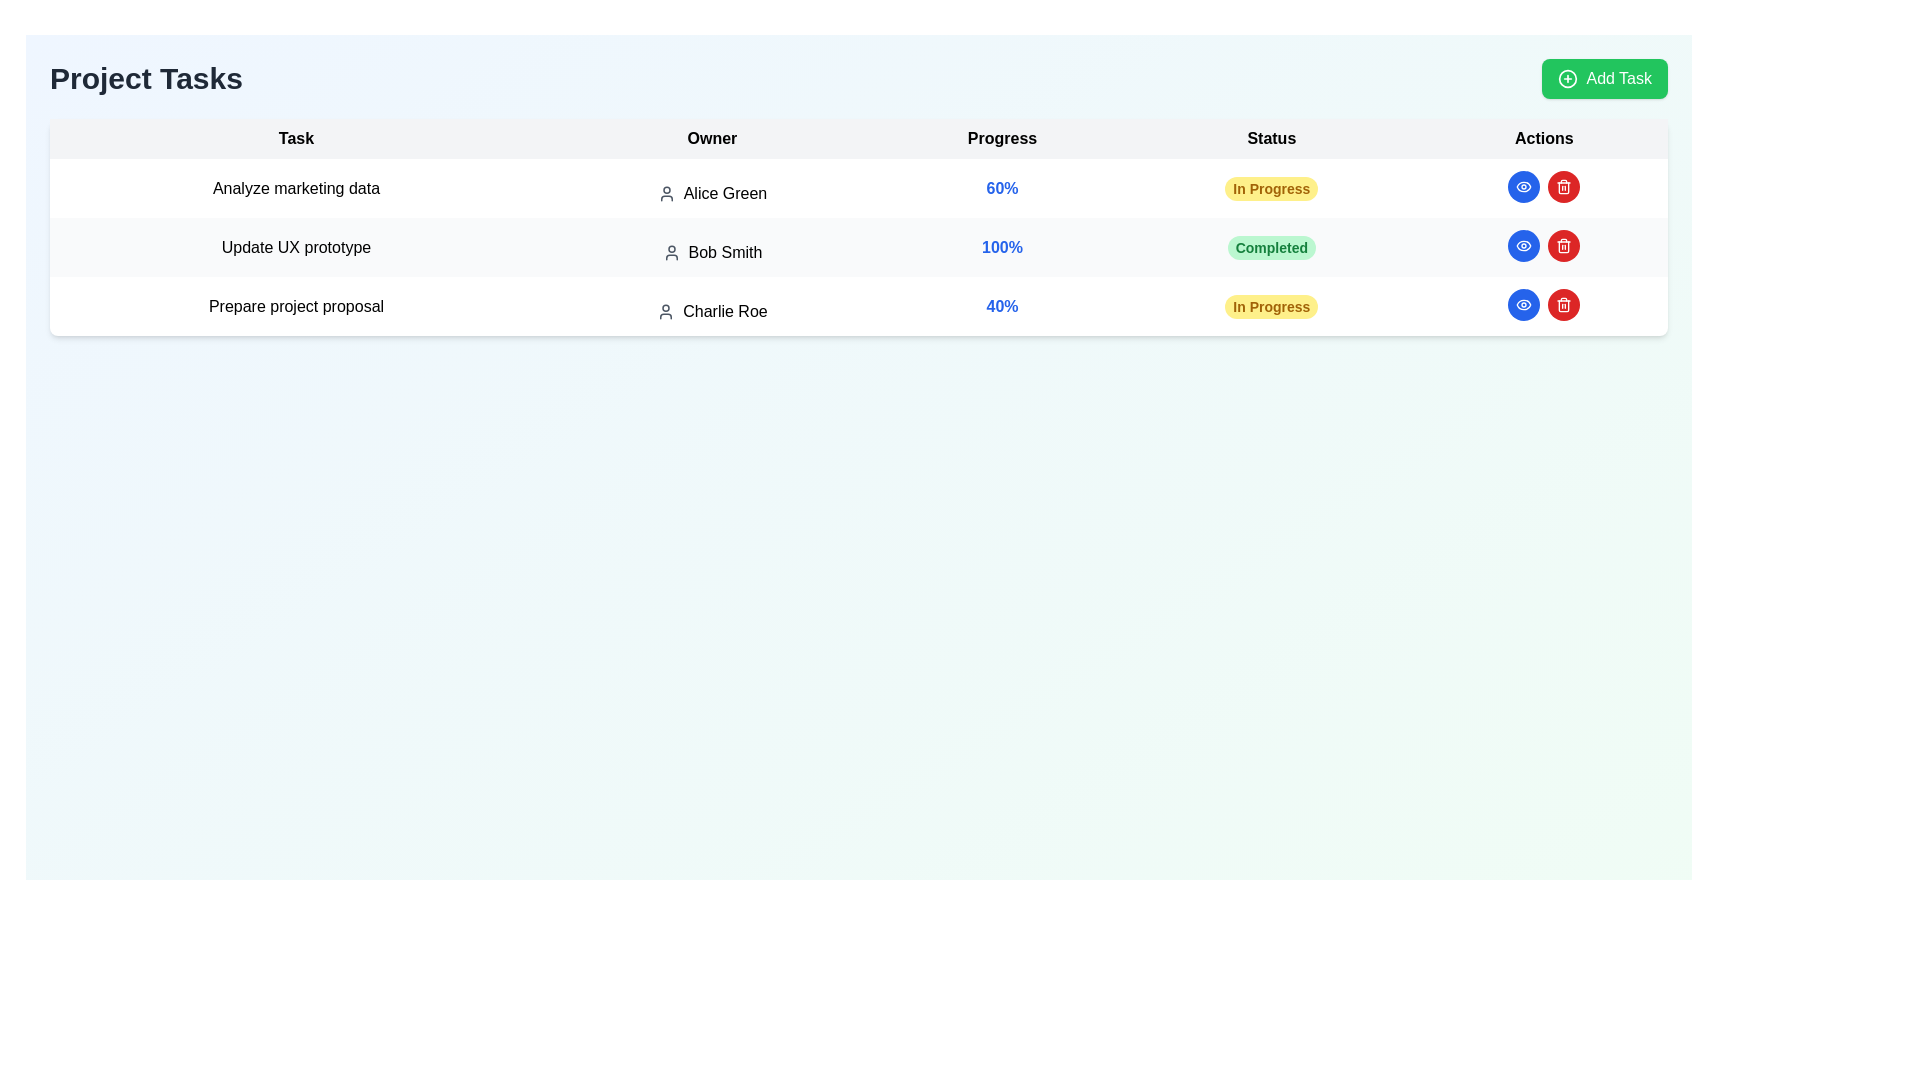 The image size is (1920, 1080). I want to click on progression information from the progress indicator located in the third row of the table under the 'Progress' column, positioned between 'Charlie Roe' and 'In Progress', so click(1002, 306).